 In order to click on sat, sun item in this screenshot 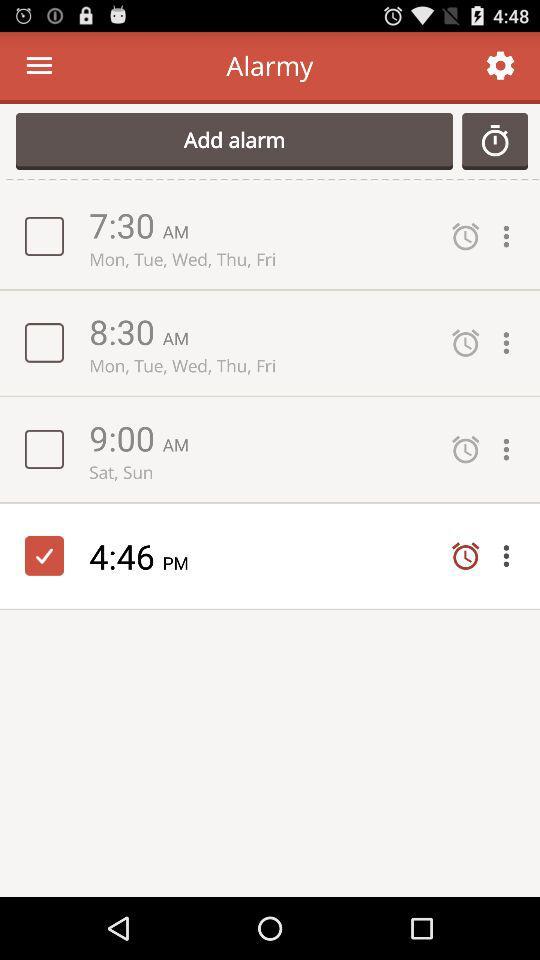, I will do `click(260, 472)`.